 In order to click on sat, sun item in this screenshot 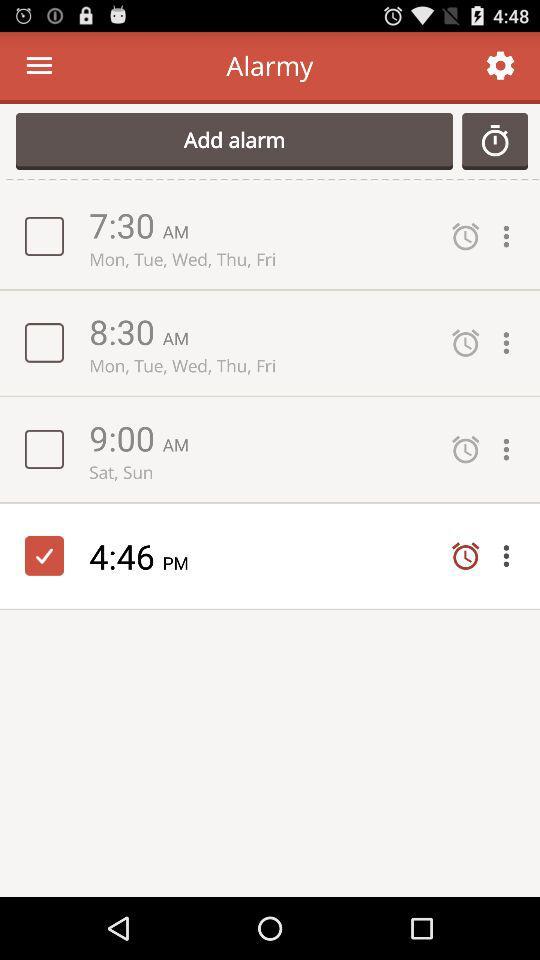, I will do `click(260, 472)`.